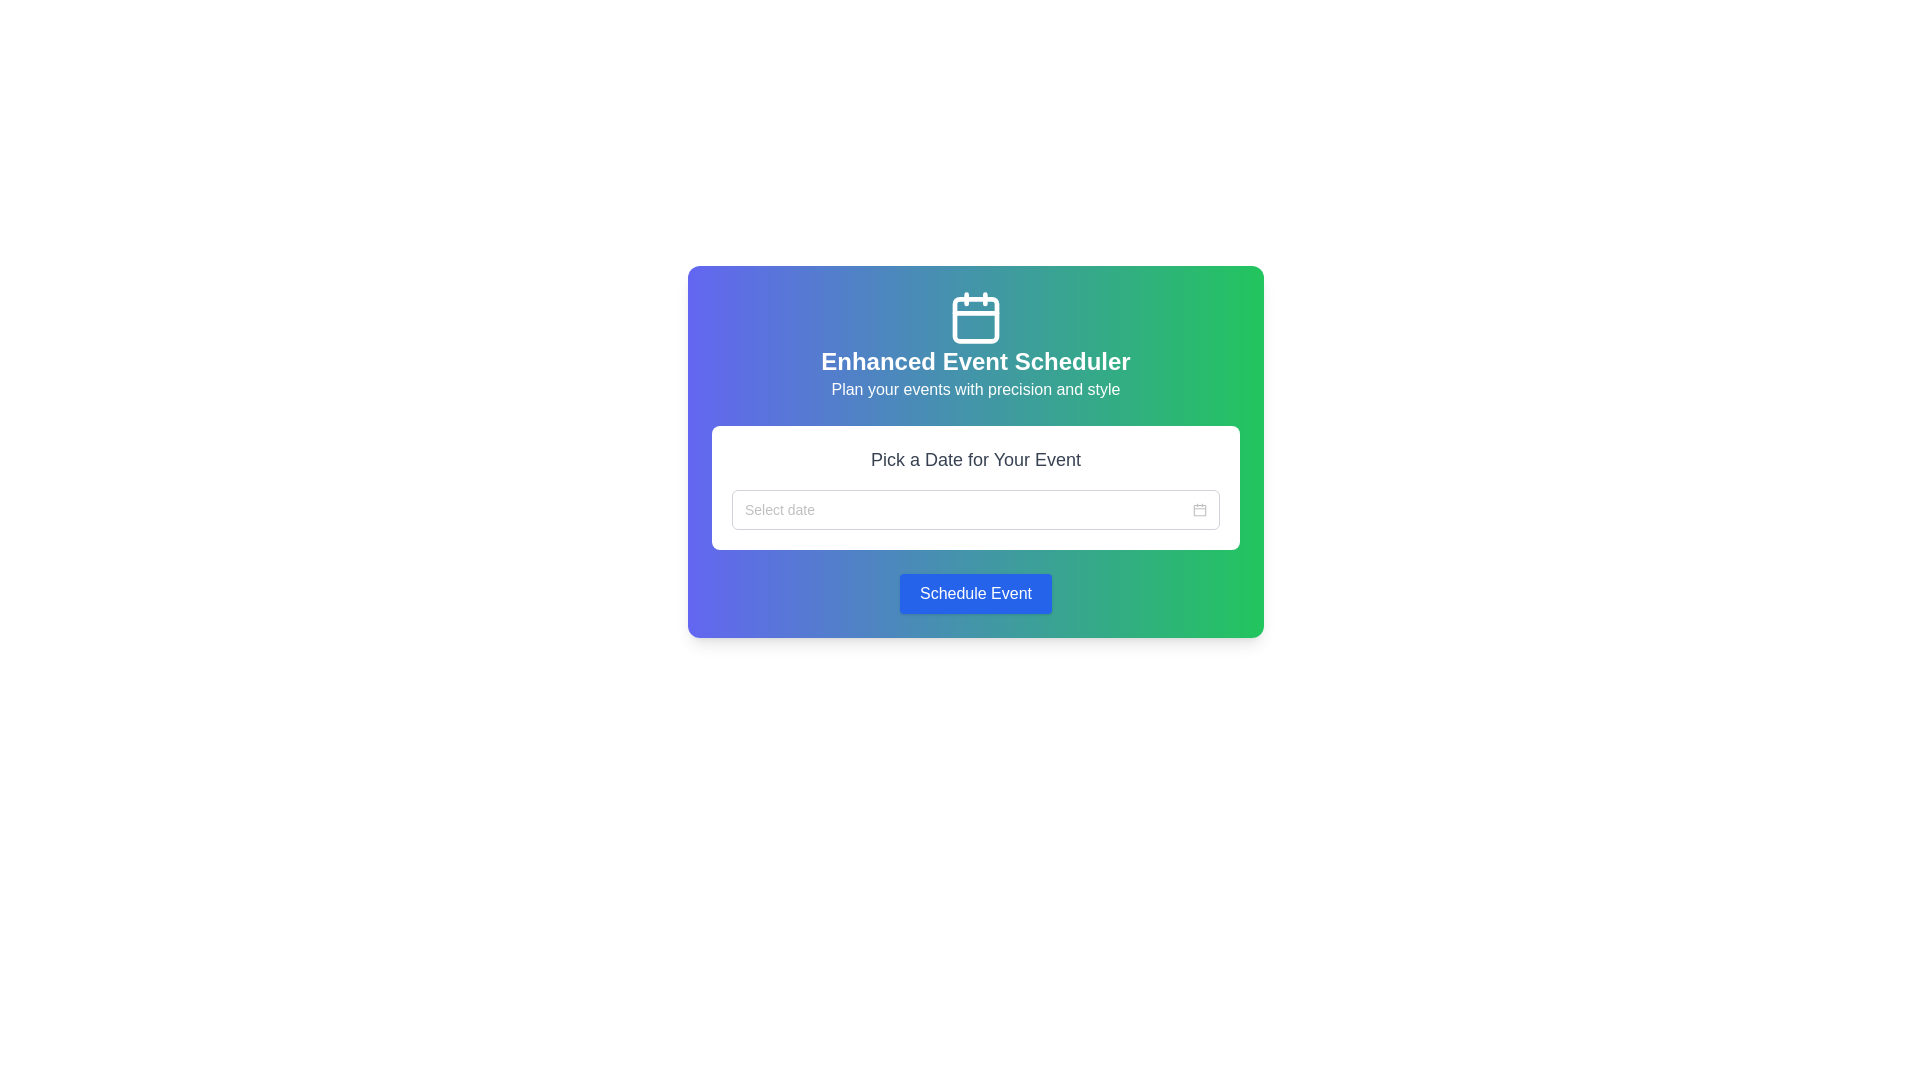  I want to click on the small calendar icon located to the far right inside the date selection input field, which is below the main header text in a gradient-colored modal interface, so click(1200, 508).